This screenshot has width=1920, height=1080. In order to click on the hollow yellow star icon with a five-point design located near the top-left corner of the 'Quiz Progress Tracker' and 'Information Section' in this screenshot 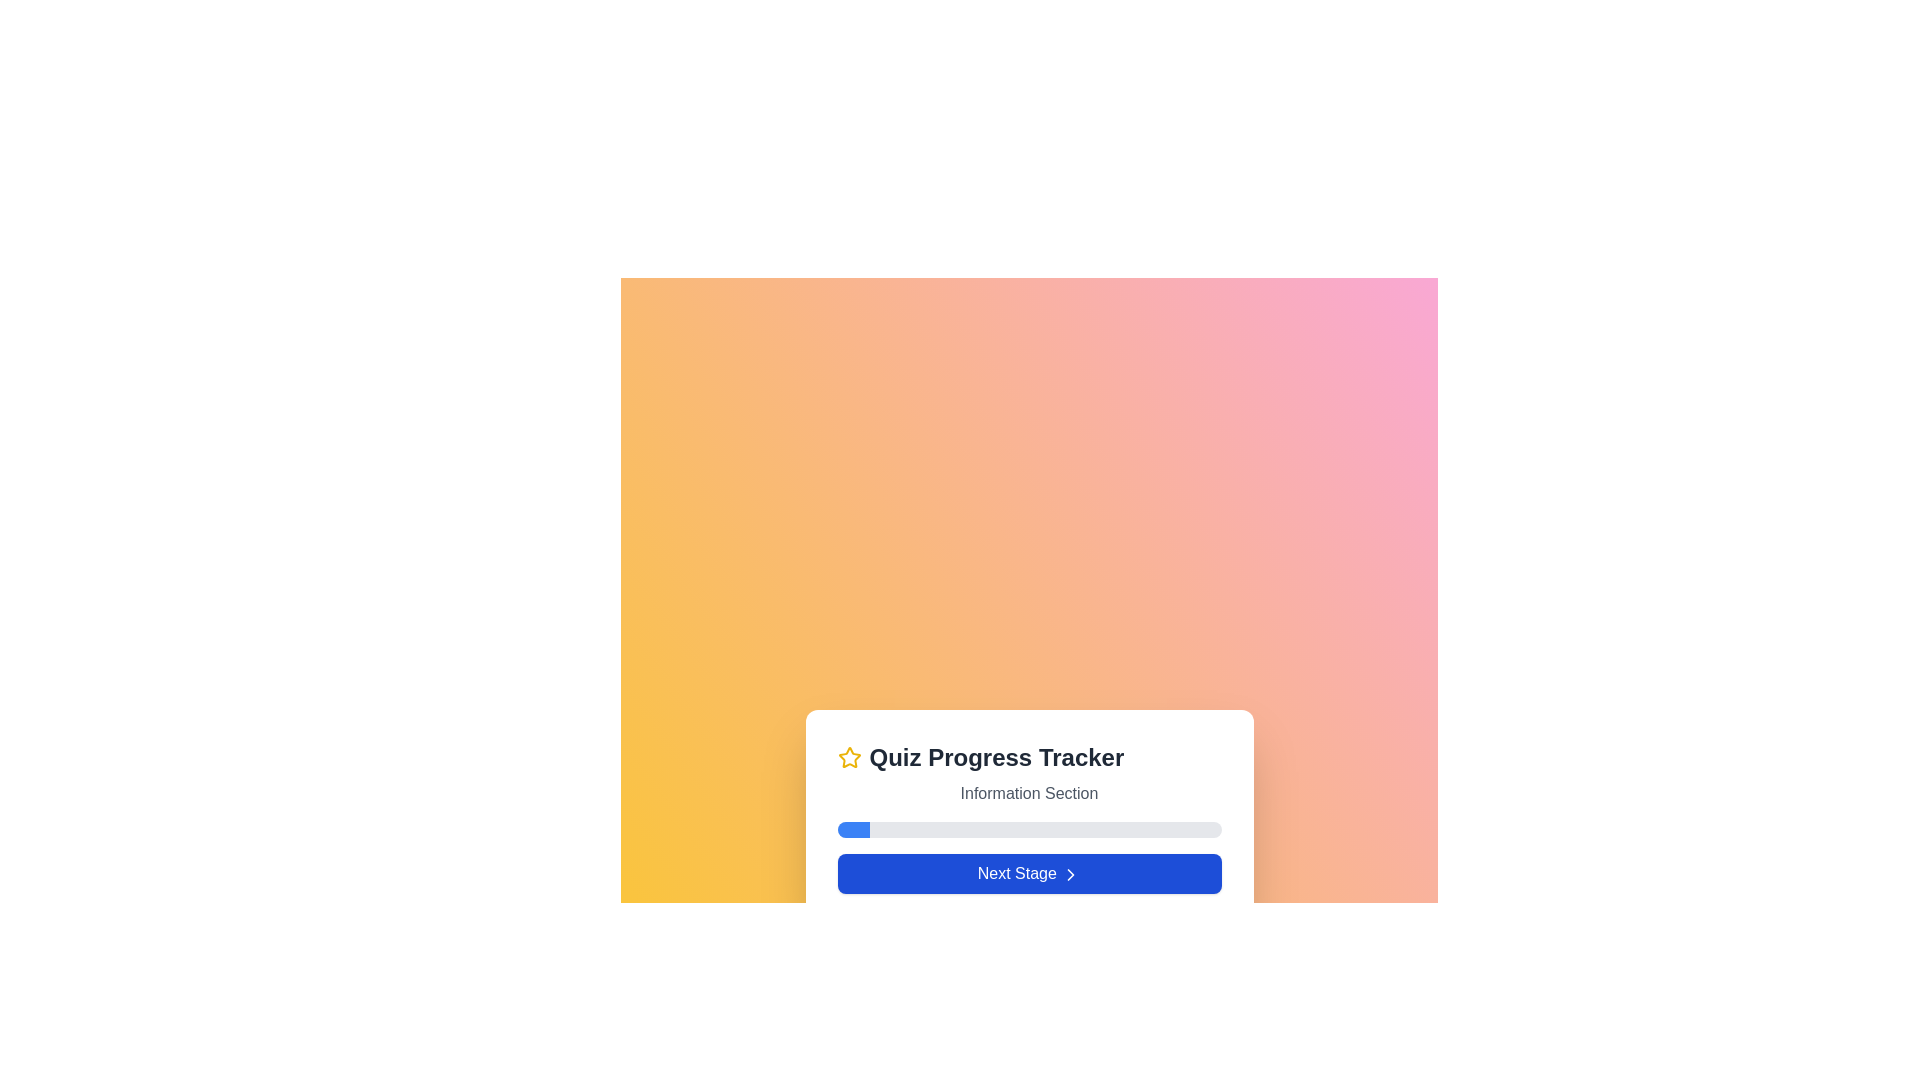, I will do `click(849, 757)`.